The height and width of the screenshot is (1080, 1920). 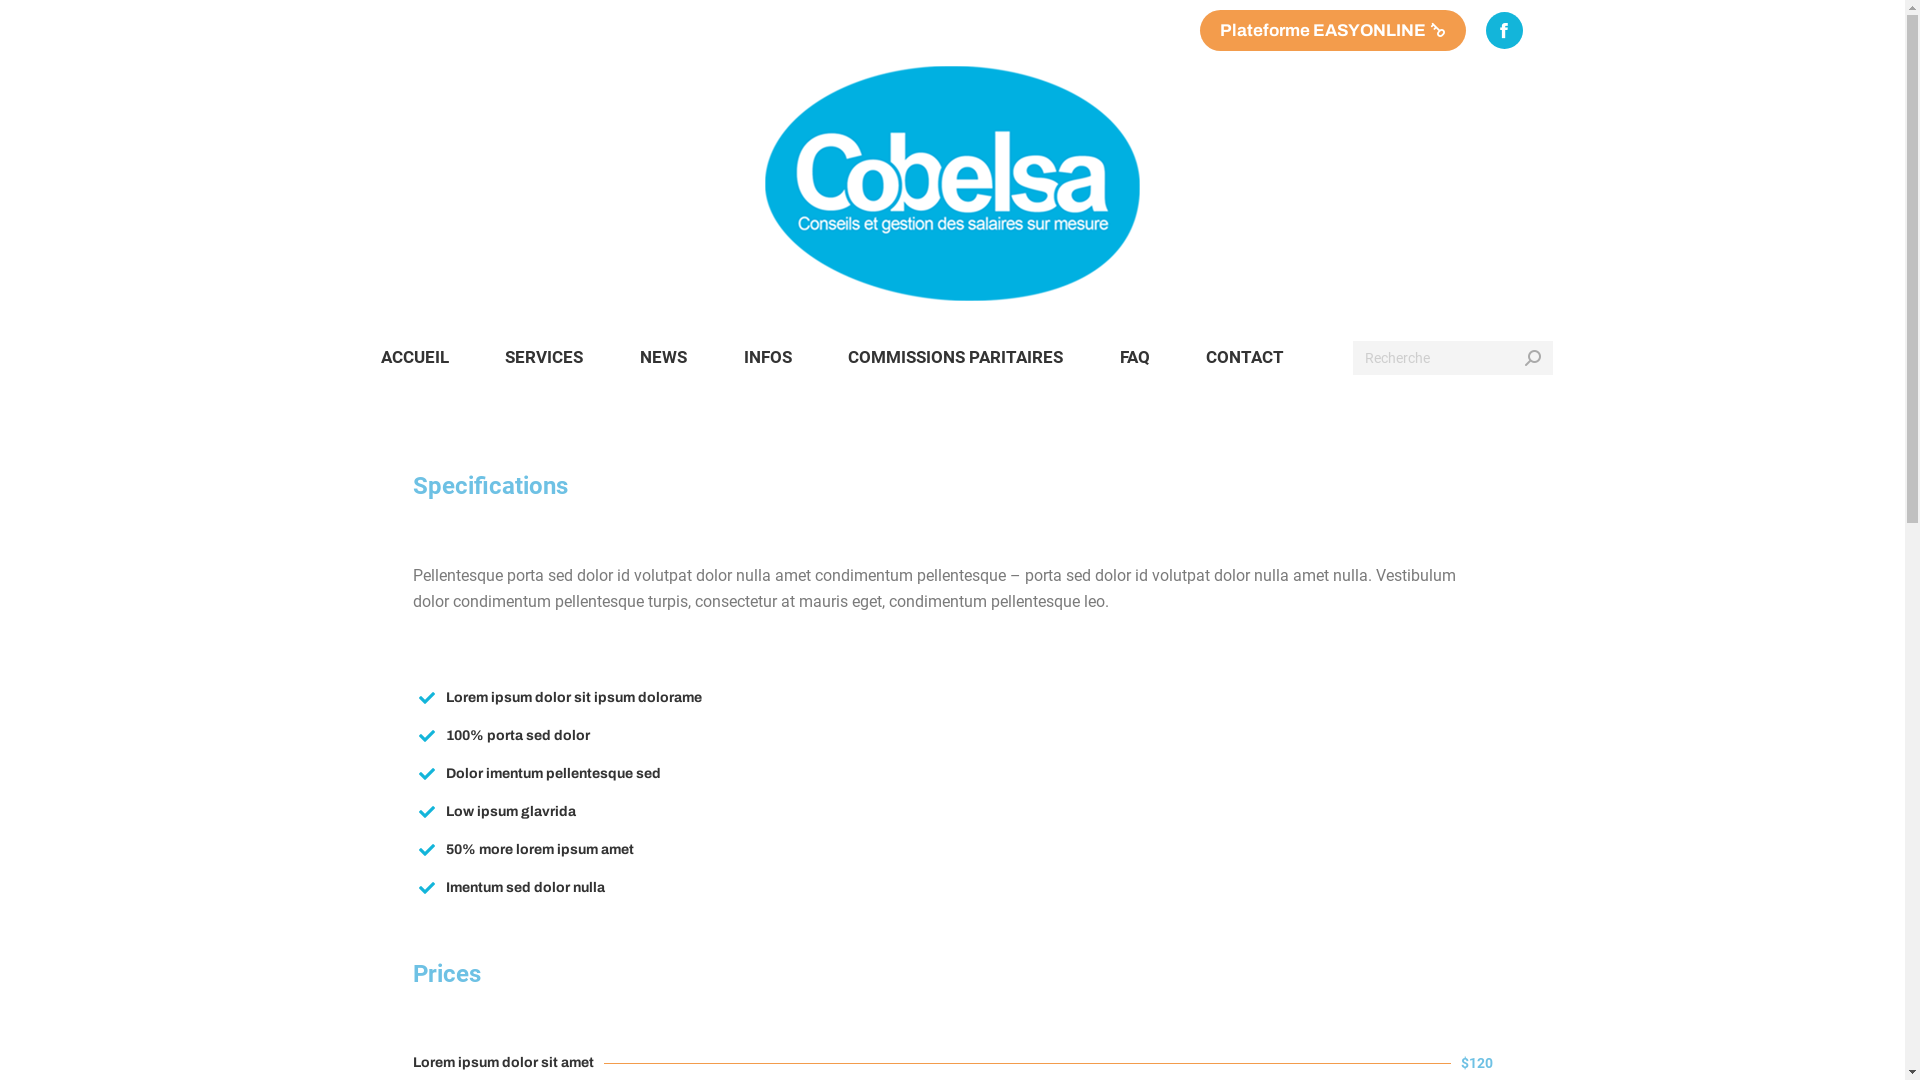 I want to click on 'INFOS', so click(x=766, y=356).